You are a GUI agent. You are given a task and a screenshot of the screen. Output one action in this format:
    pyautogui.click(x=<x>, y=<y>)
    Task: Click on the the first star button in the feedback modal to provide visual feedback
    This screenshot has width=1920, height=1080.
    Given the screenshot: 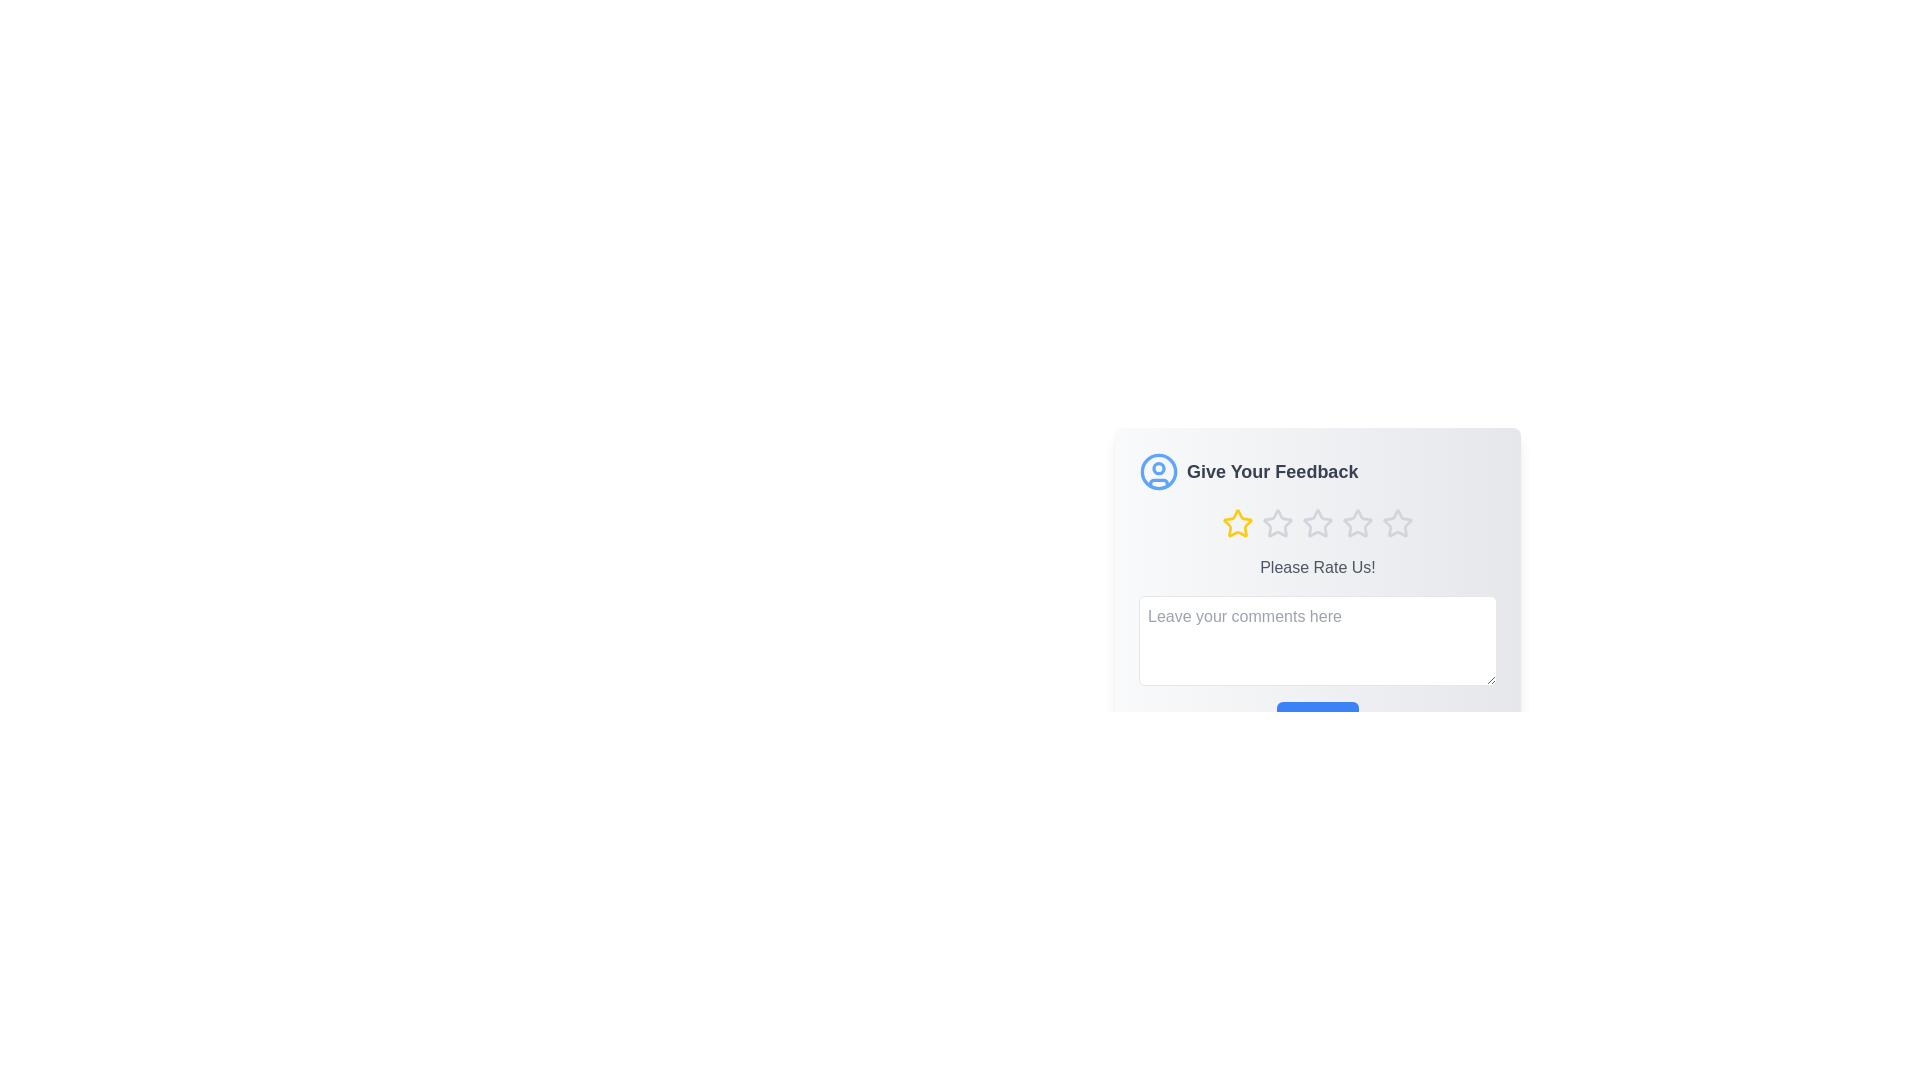 What is the action you would take?
    pyautogui.click(x=1237, y=523)
    